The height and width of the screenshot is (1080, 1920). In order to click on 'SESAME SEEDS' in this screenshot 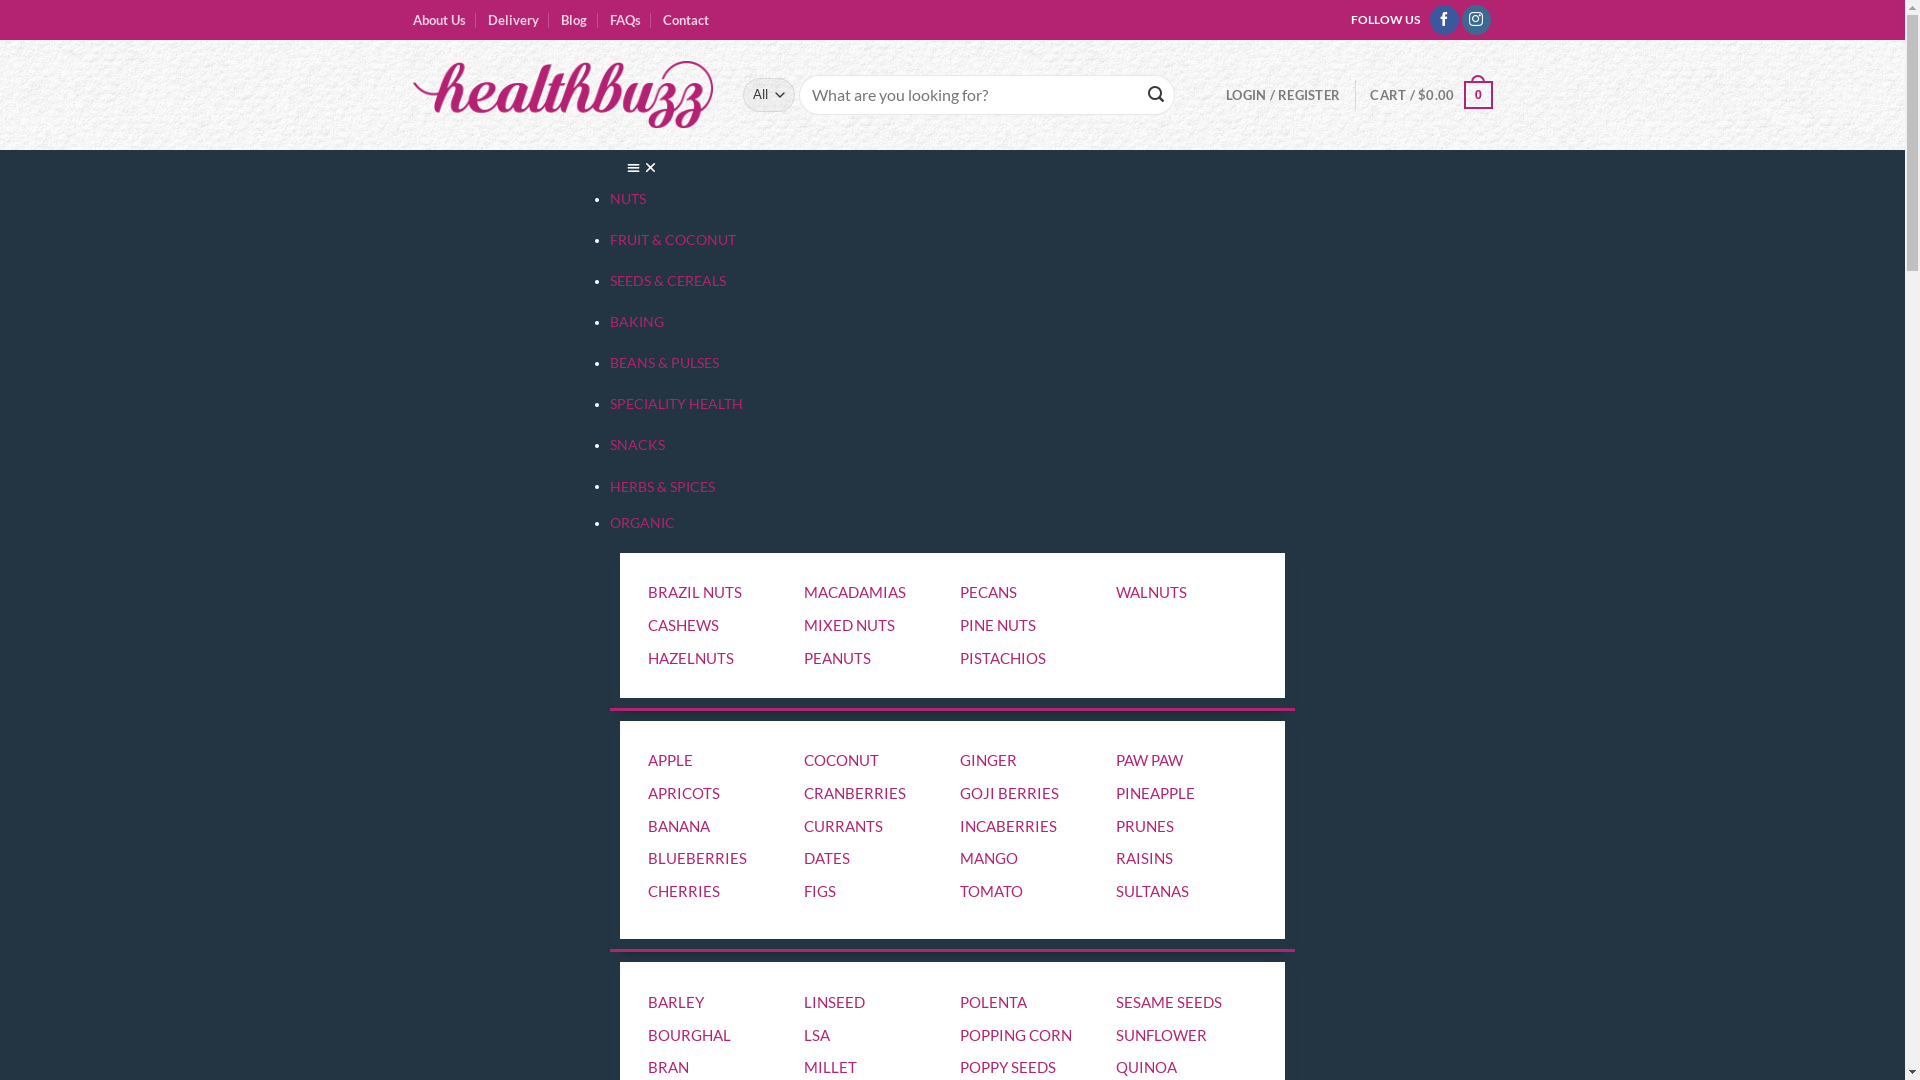, I will do `click(1169, 1002)`.